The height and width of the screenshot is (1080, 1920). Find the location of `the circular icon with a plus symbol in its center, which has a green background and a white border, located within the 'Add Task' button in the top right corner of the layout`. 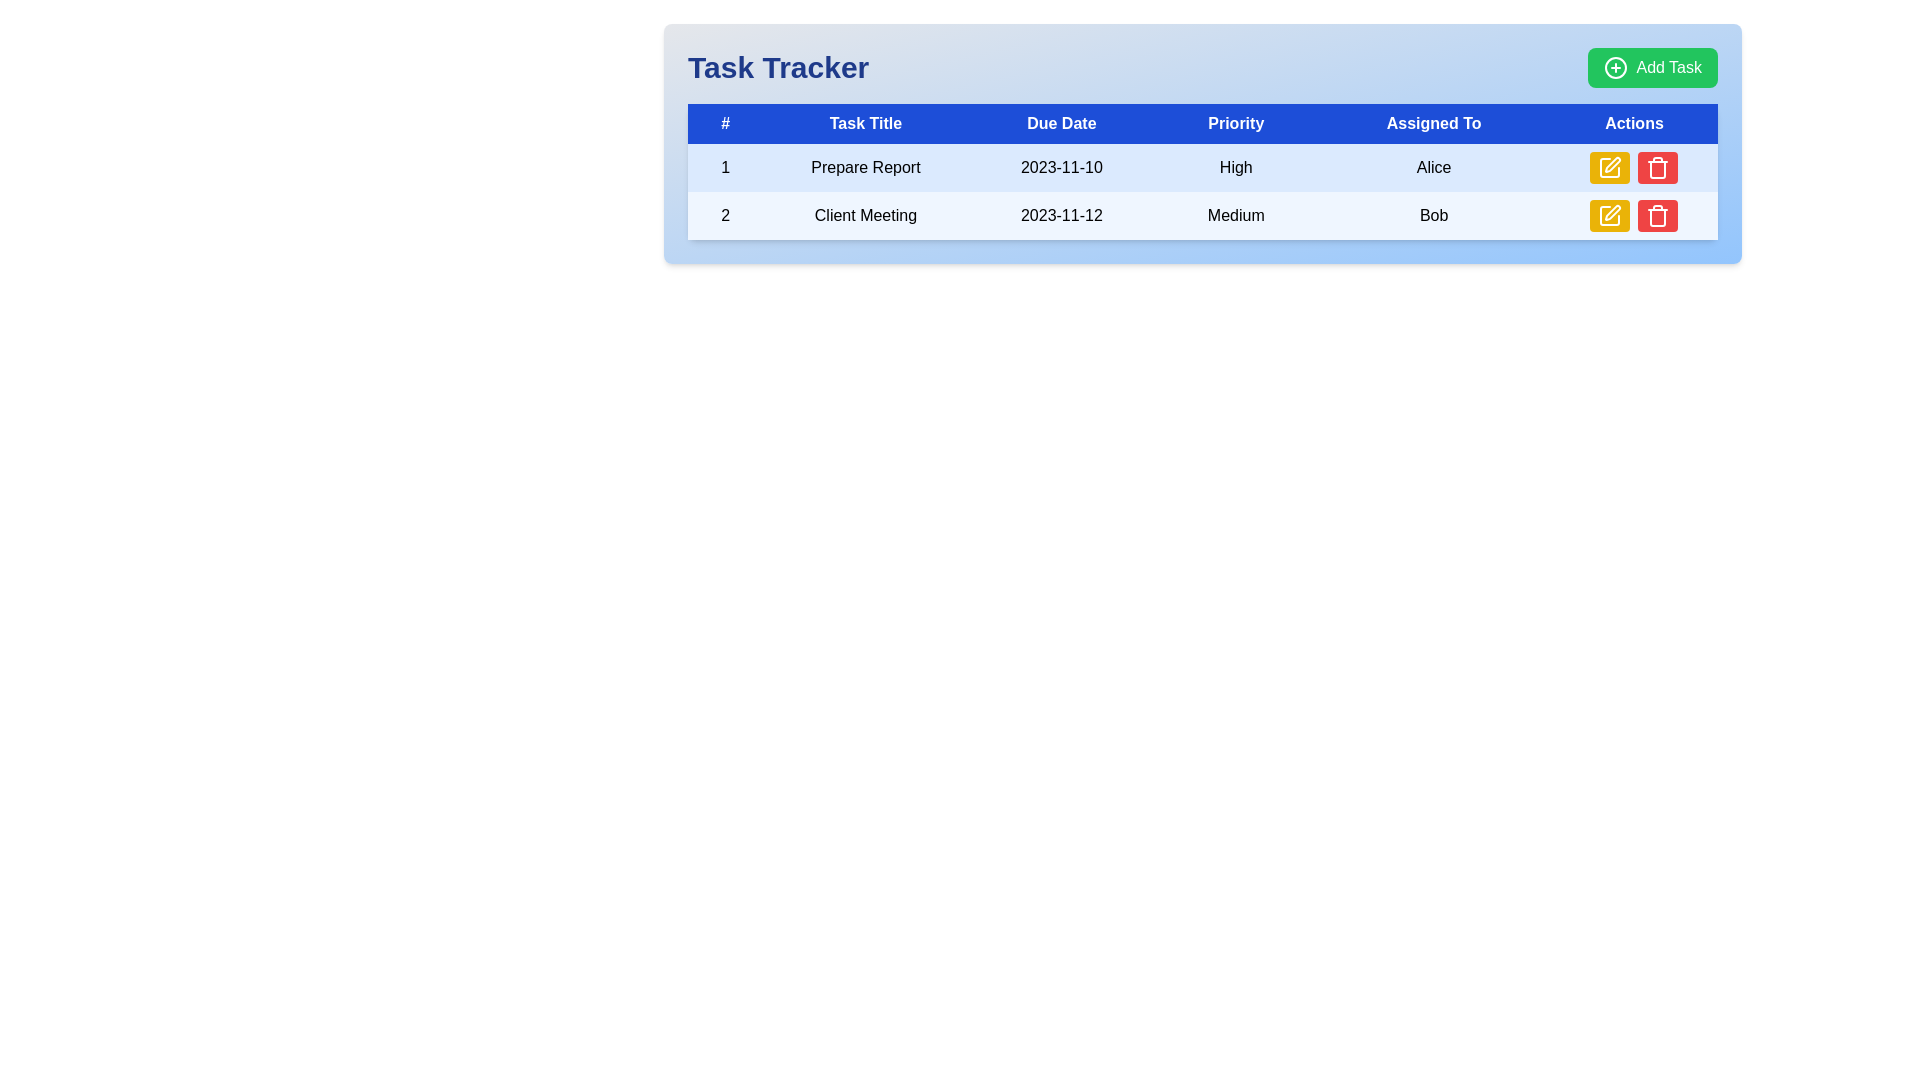

the circular icon with a plus symbol in its center, which has a green background and a white border, located within the 'Add Task' button in the top right corner of the layout is located at coordinates (1616, 67).